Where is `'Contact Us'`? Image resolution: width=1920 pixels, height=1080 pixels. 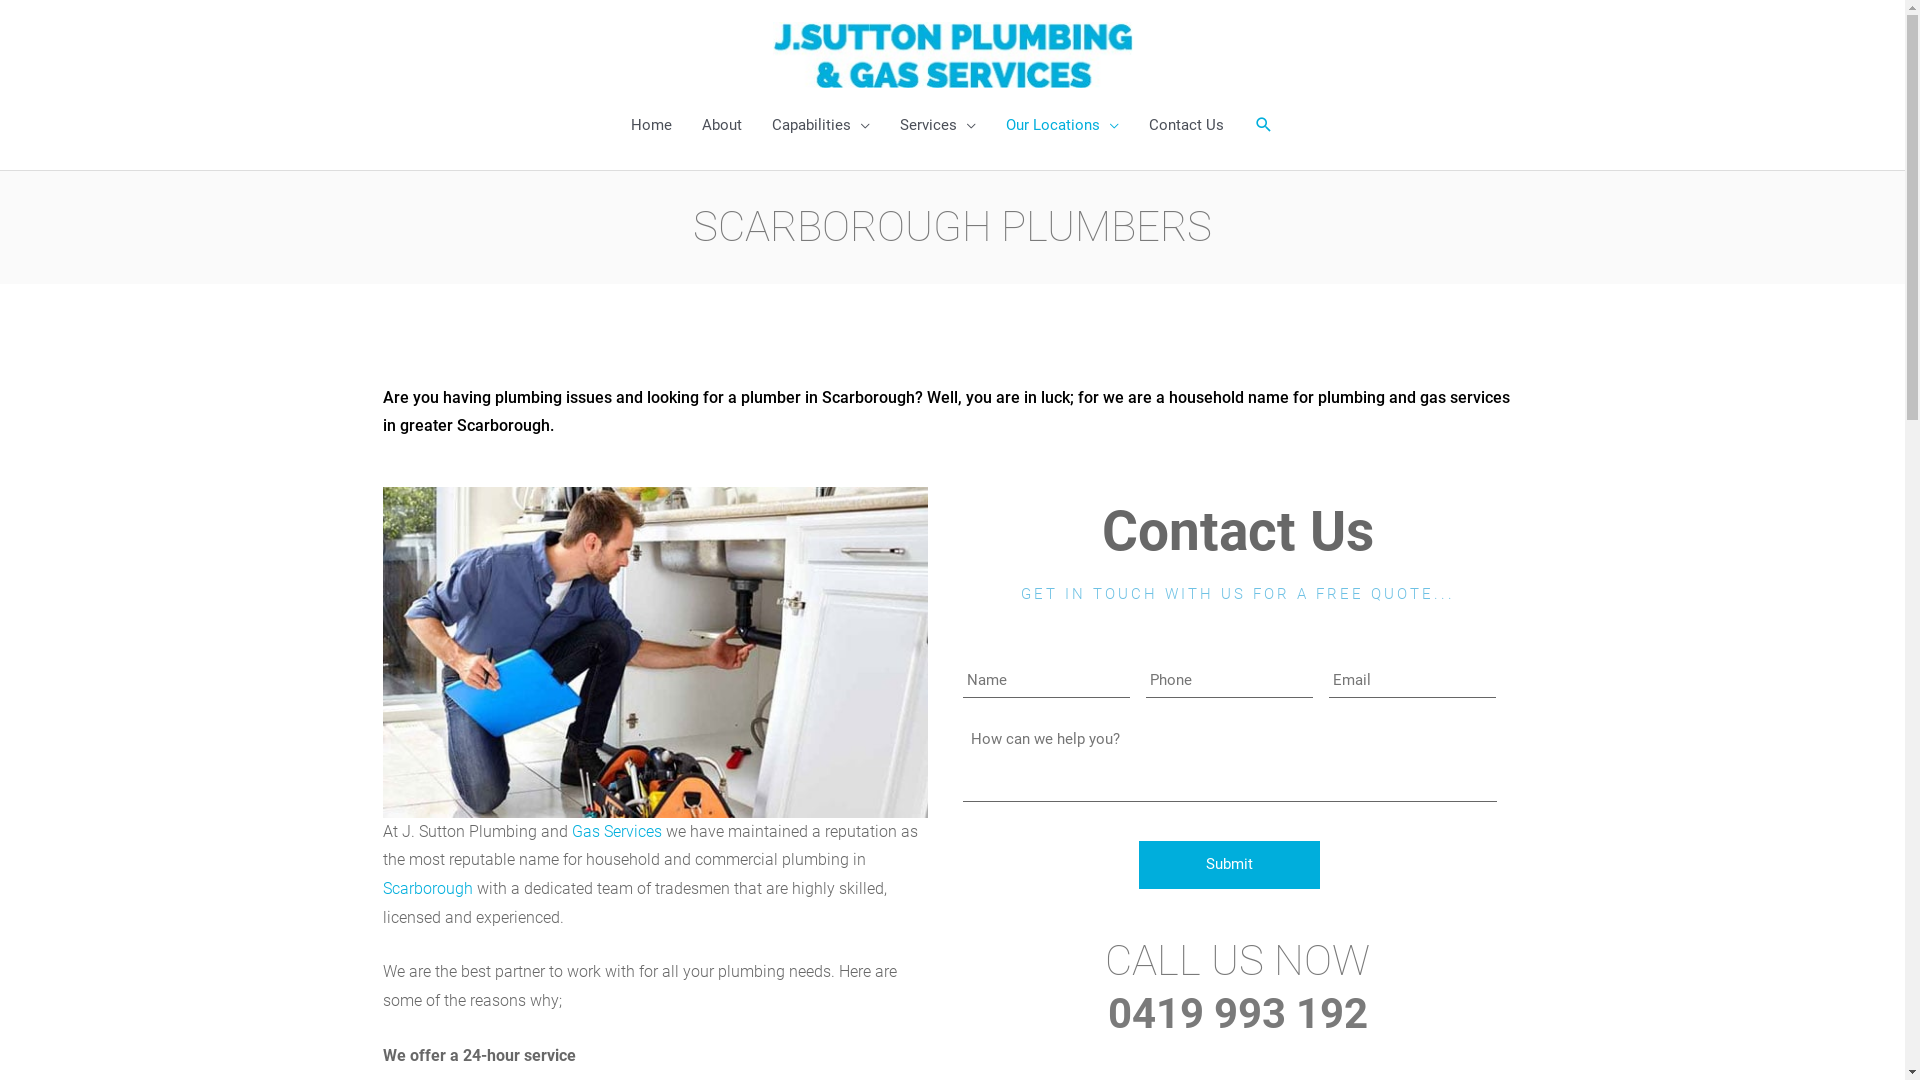
'Contact Us' is located at coordinates (1133, 124).